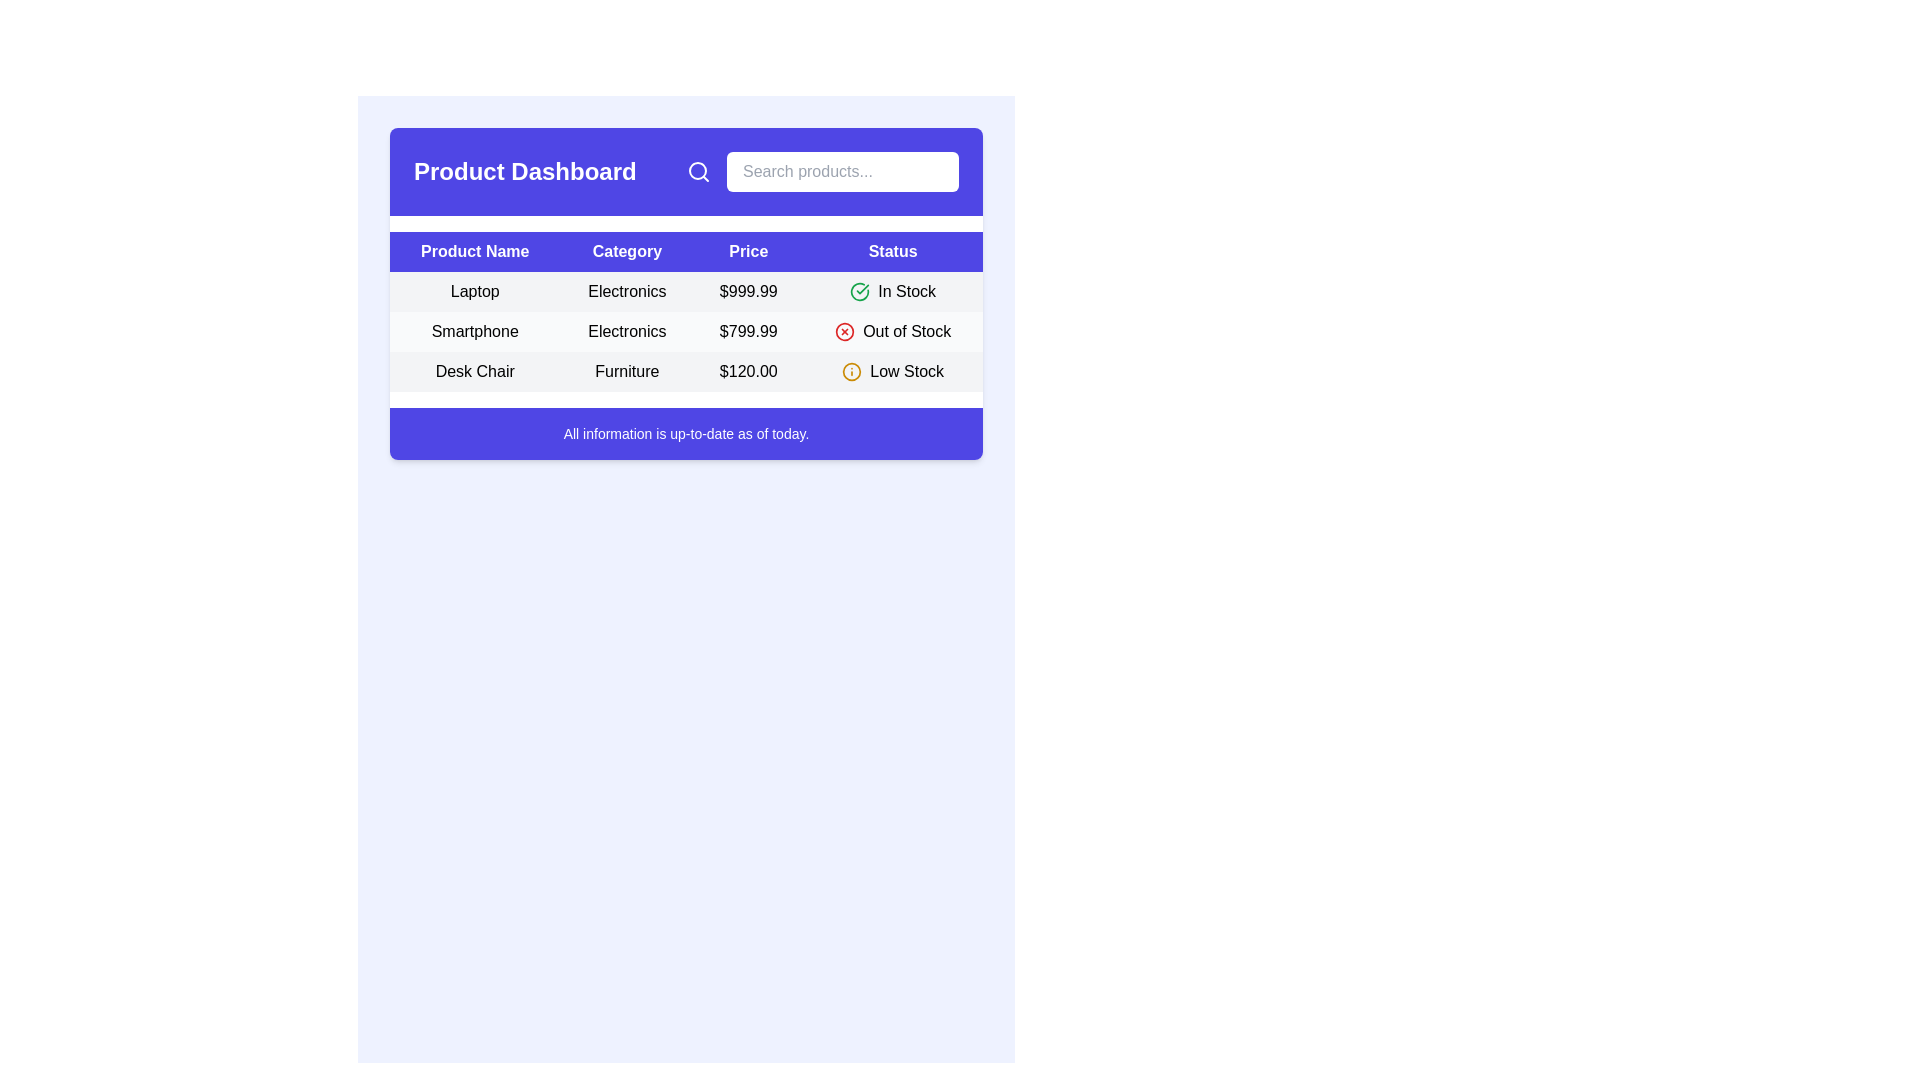  I want to click on the 'Out of Stock' text label in the 'Status' column, second row of the table, which is styled with a clear, sans-serif font and located next to the price '799.99', so click(906, 330).